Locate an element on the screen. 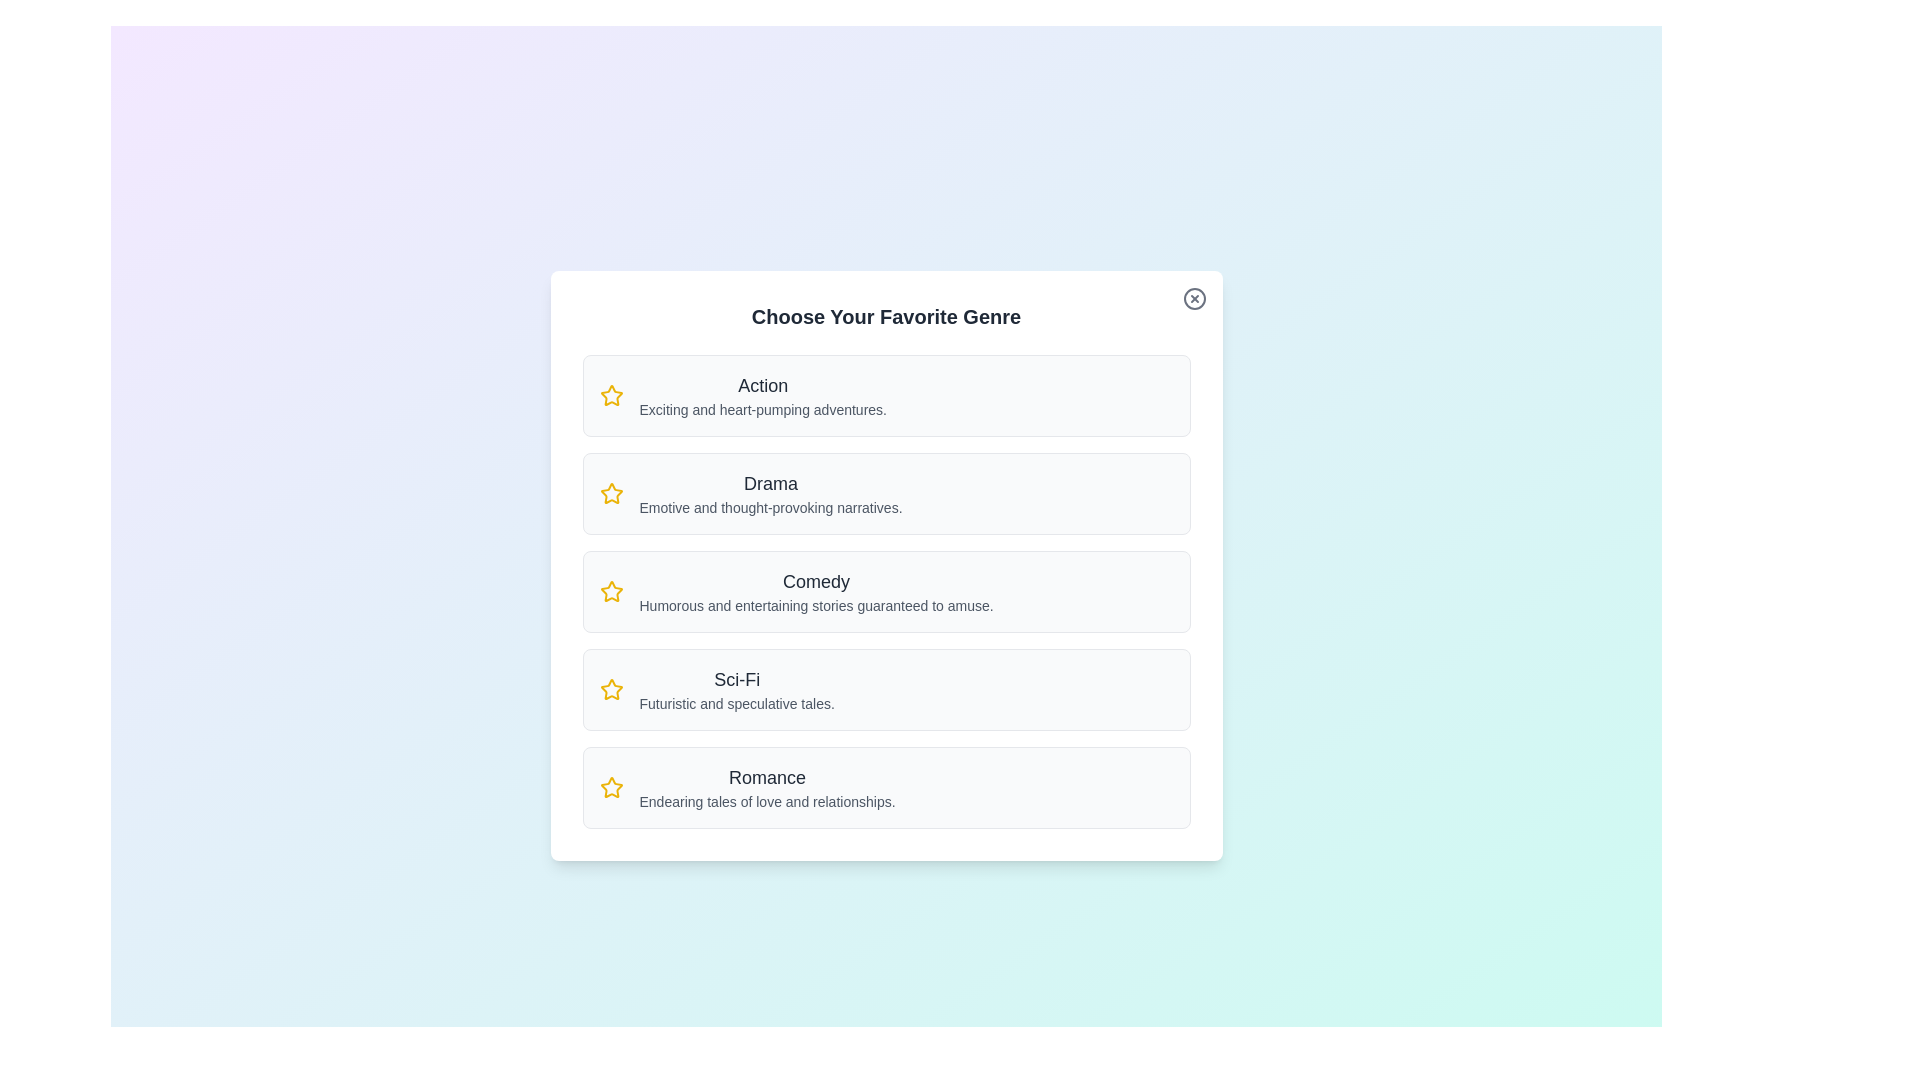  the card corresponding to the genre Sci-Fi is located at coordinates (885, 689).